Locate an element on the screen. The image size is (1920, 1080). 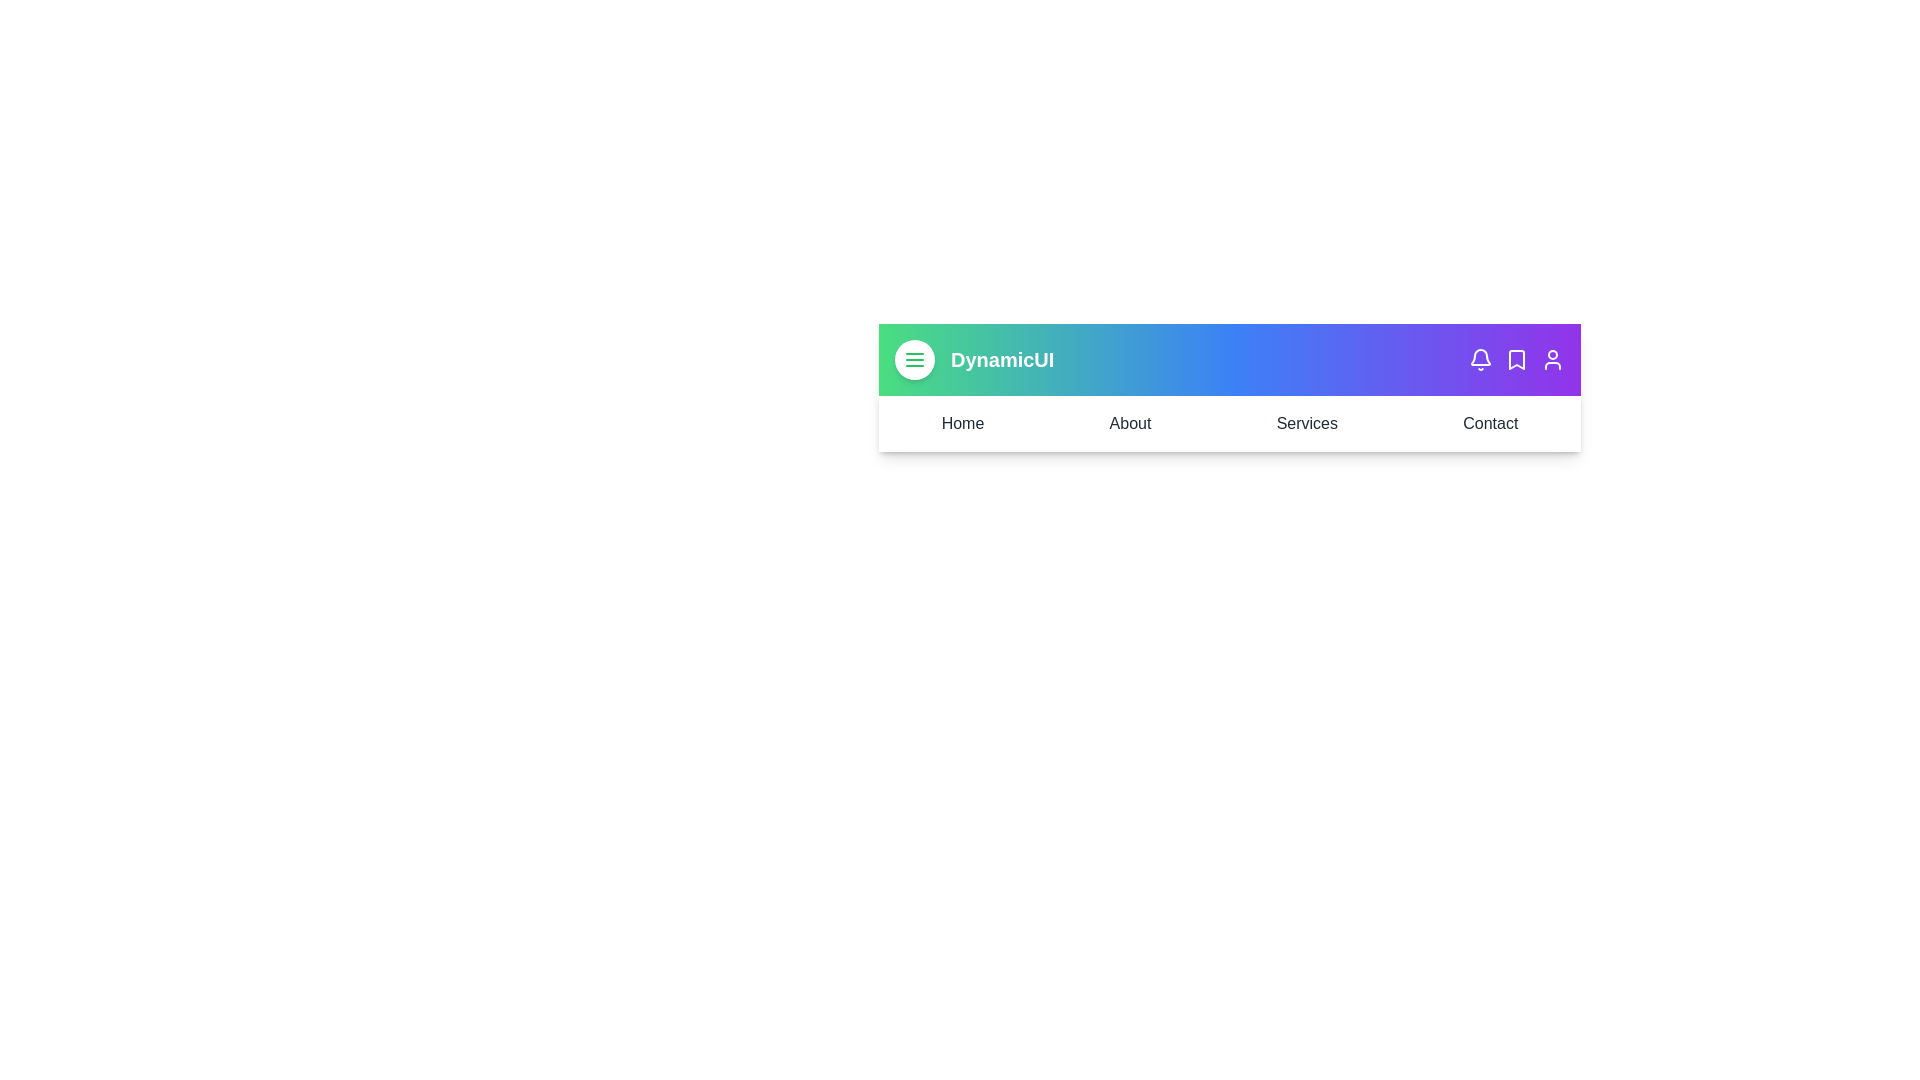
the menu link labeled Services is located at coordinates (1307, 423).